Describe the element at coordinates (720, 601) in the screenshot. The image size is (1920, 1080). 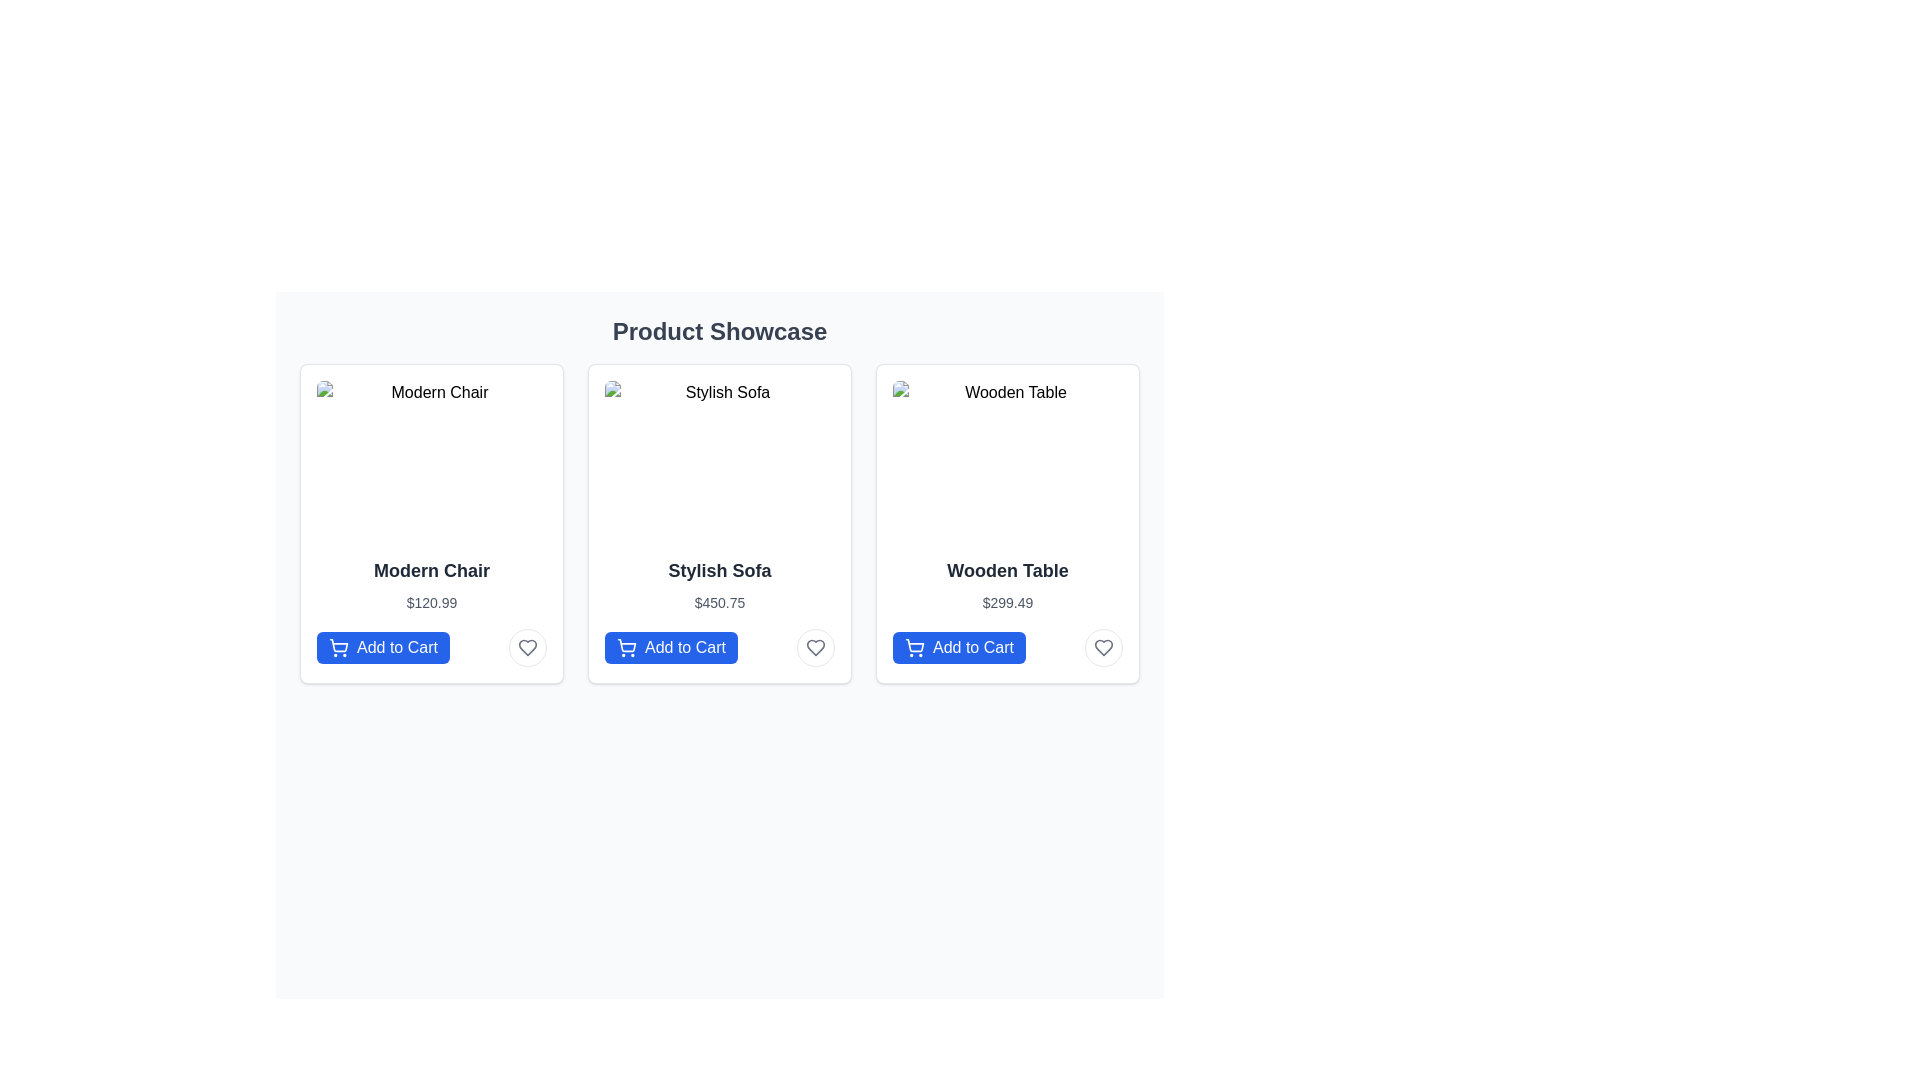
I see `the price text displaying the price of the featured product 'Stylish Sofa', located below the title and above the 'Add to Cart' button in the product card` at that location.